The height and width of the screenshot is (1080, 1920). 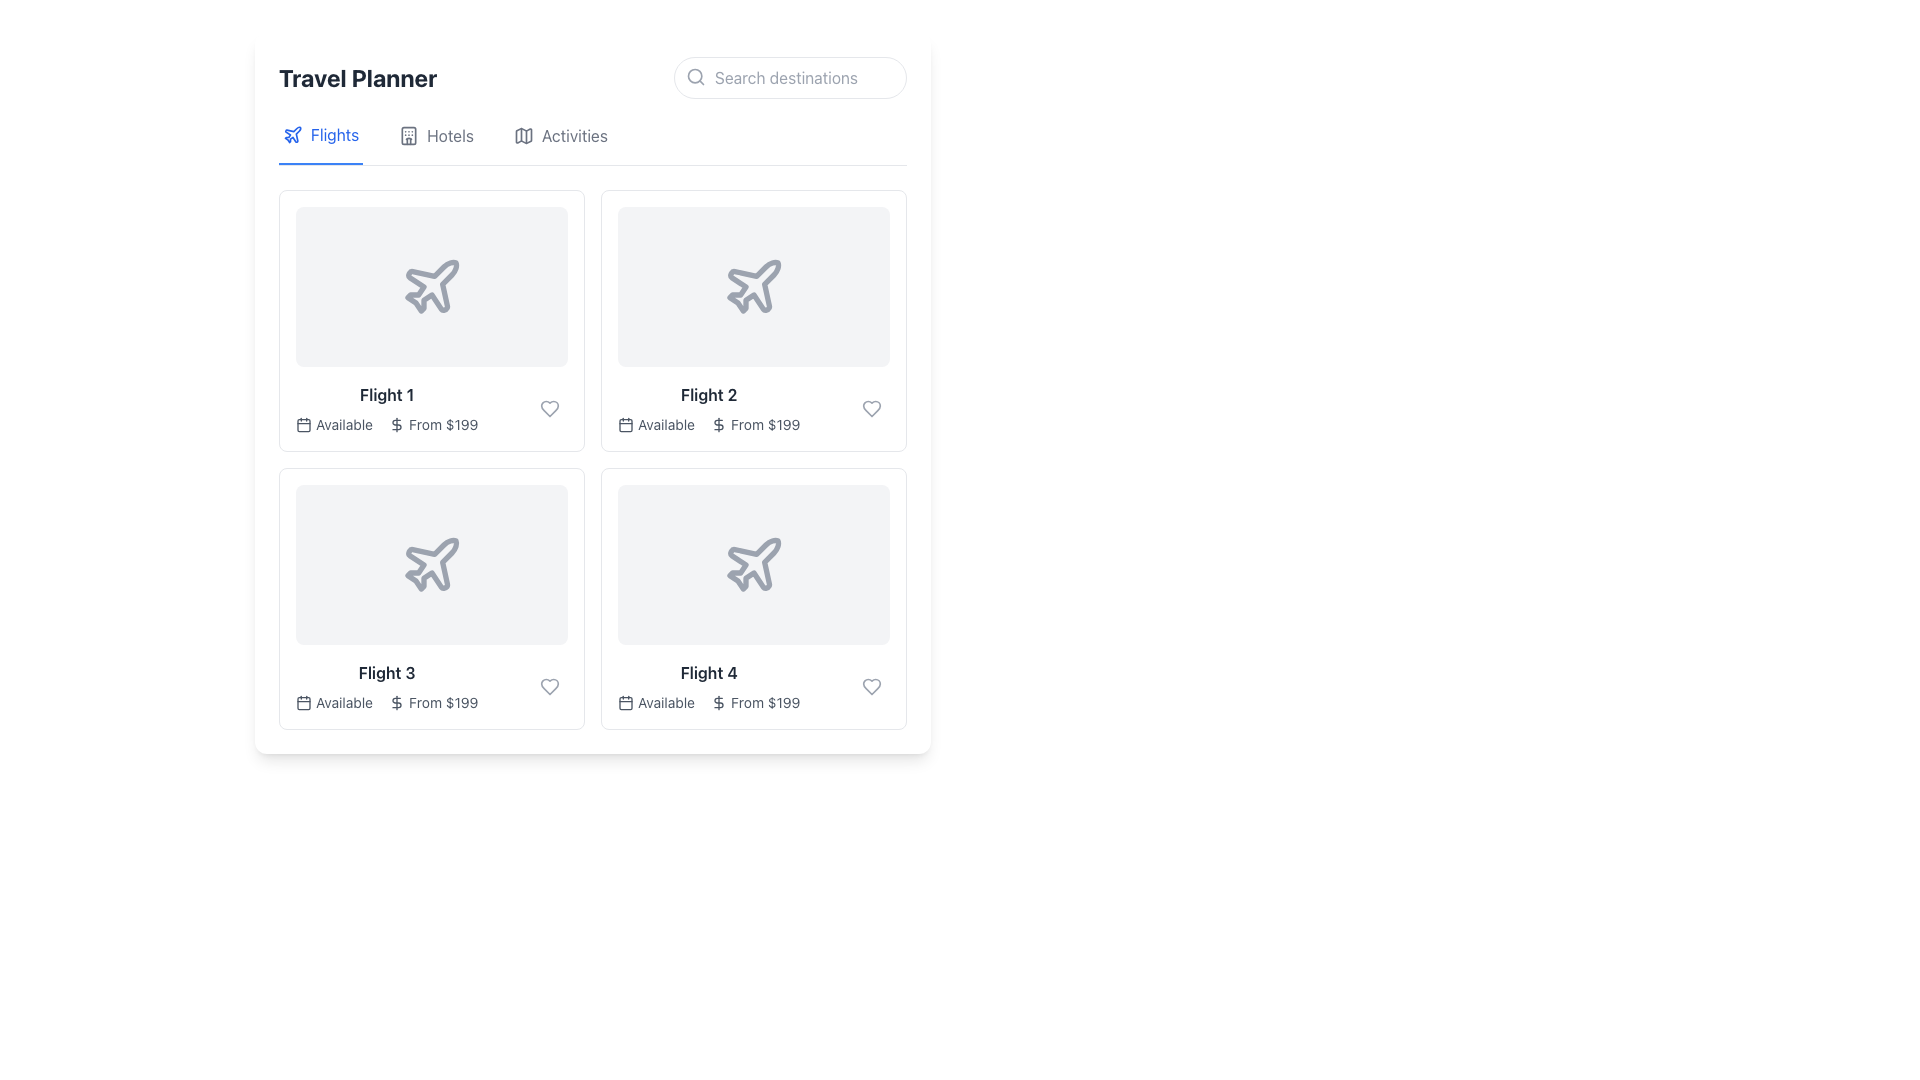 I want to click on the availability status Label with icon for 'Flight 3', located in the lower-left section of the card, underneath the flight's image and above the price information, so click(x=334, y=701).